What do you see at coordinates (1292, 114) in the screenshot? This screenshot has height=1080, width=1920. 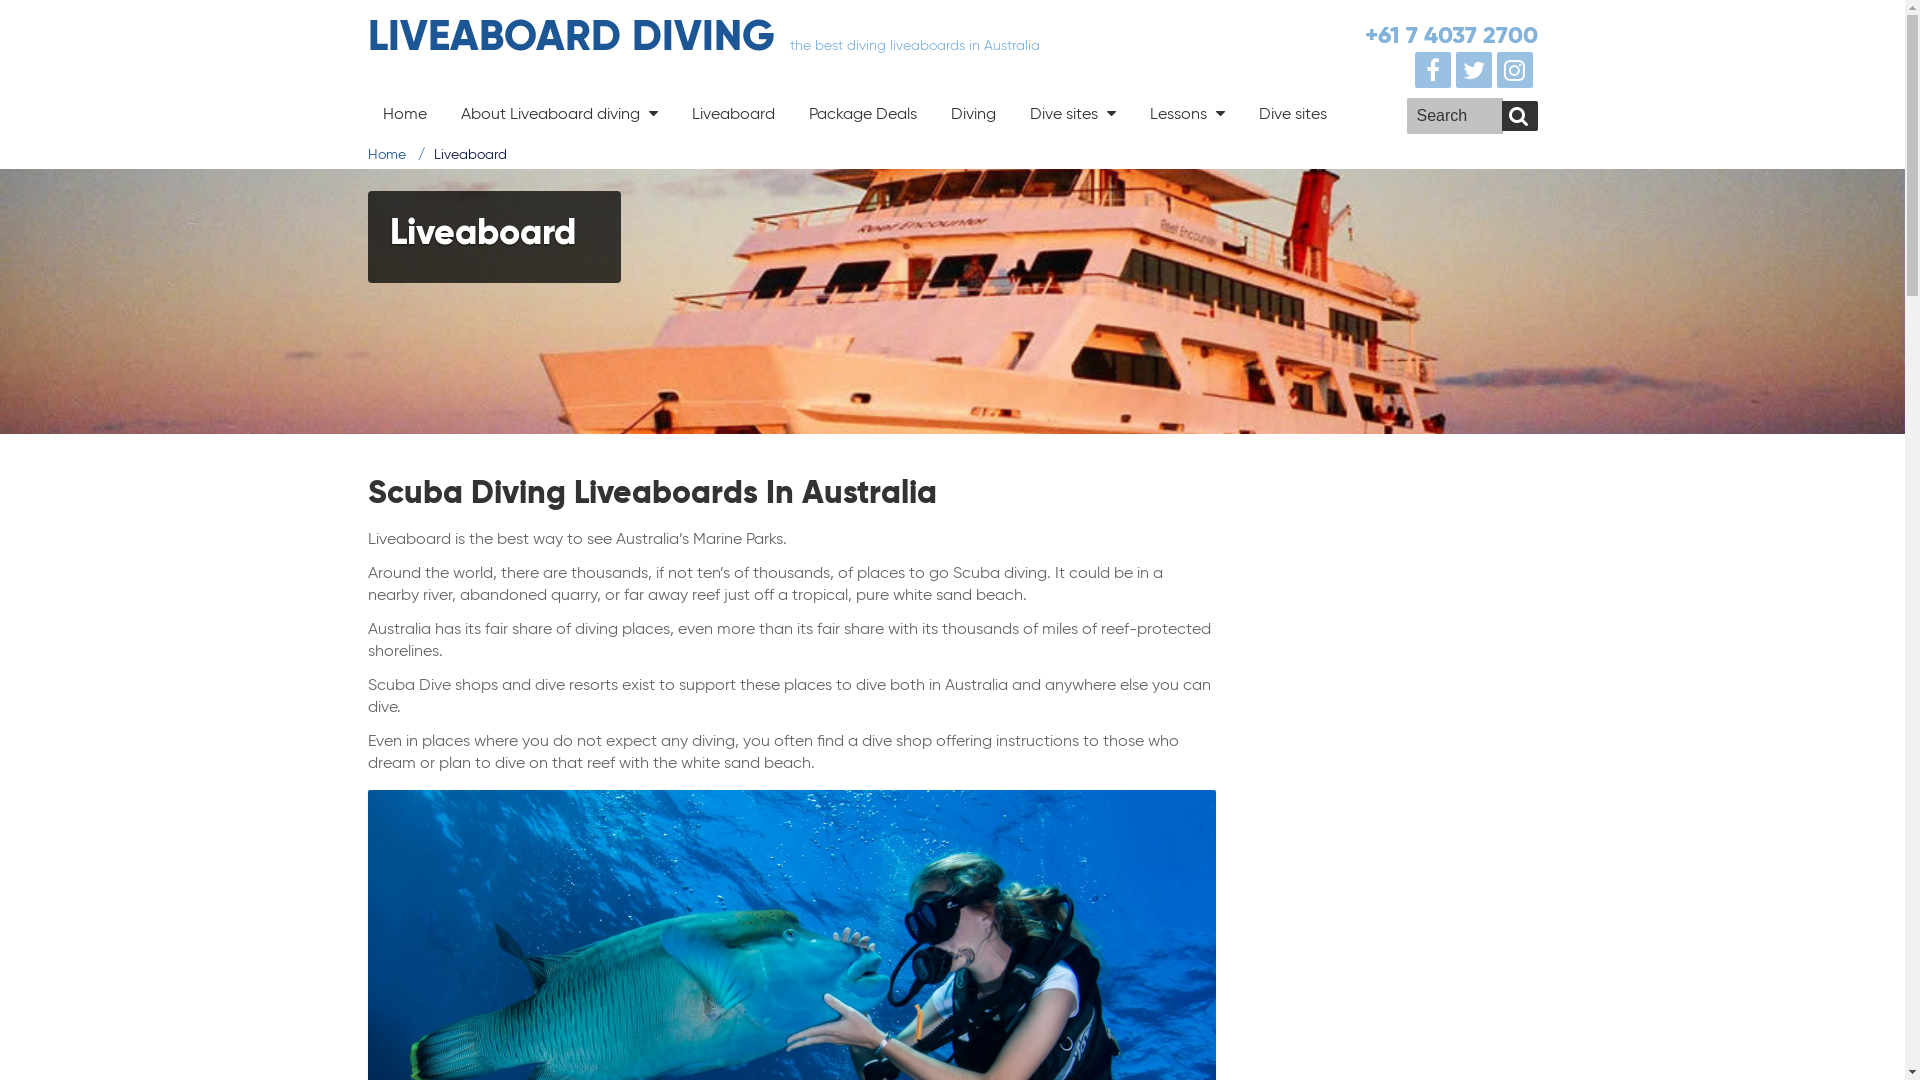 I see `'Dive sites'` at bounding box center [1292, 114].